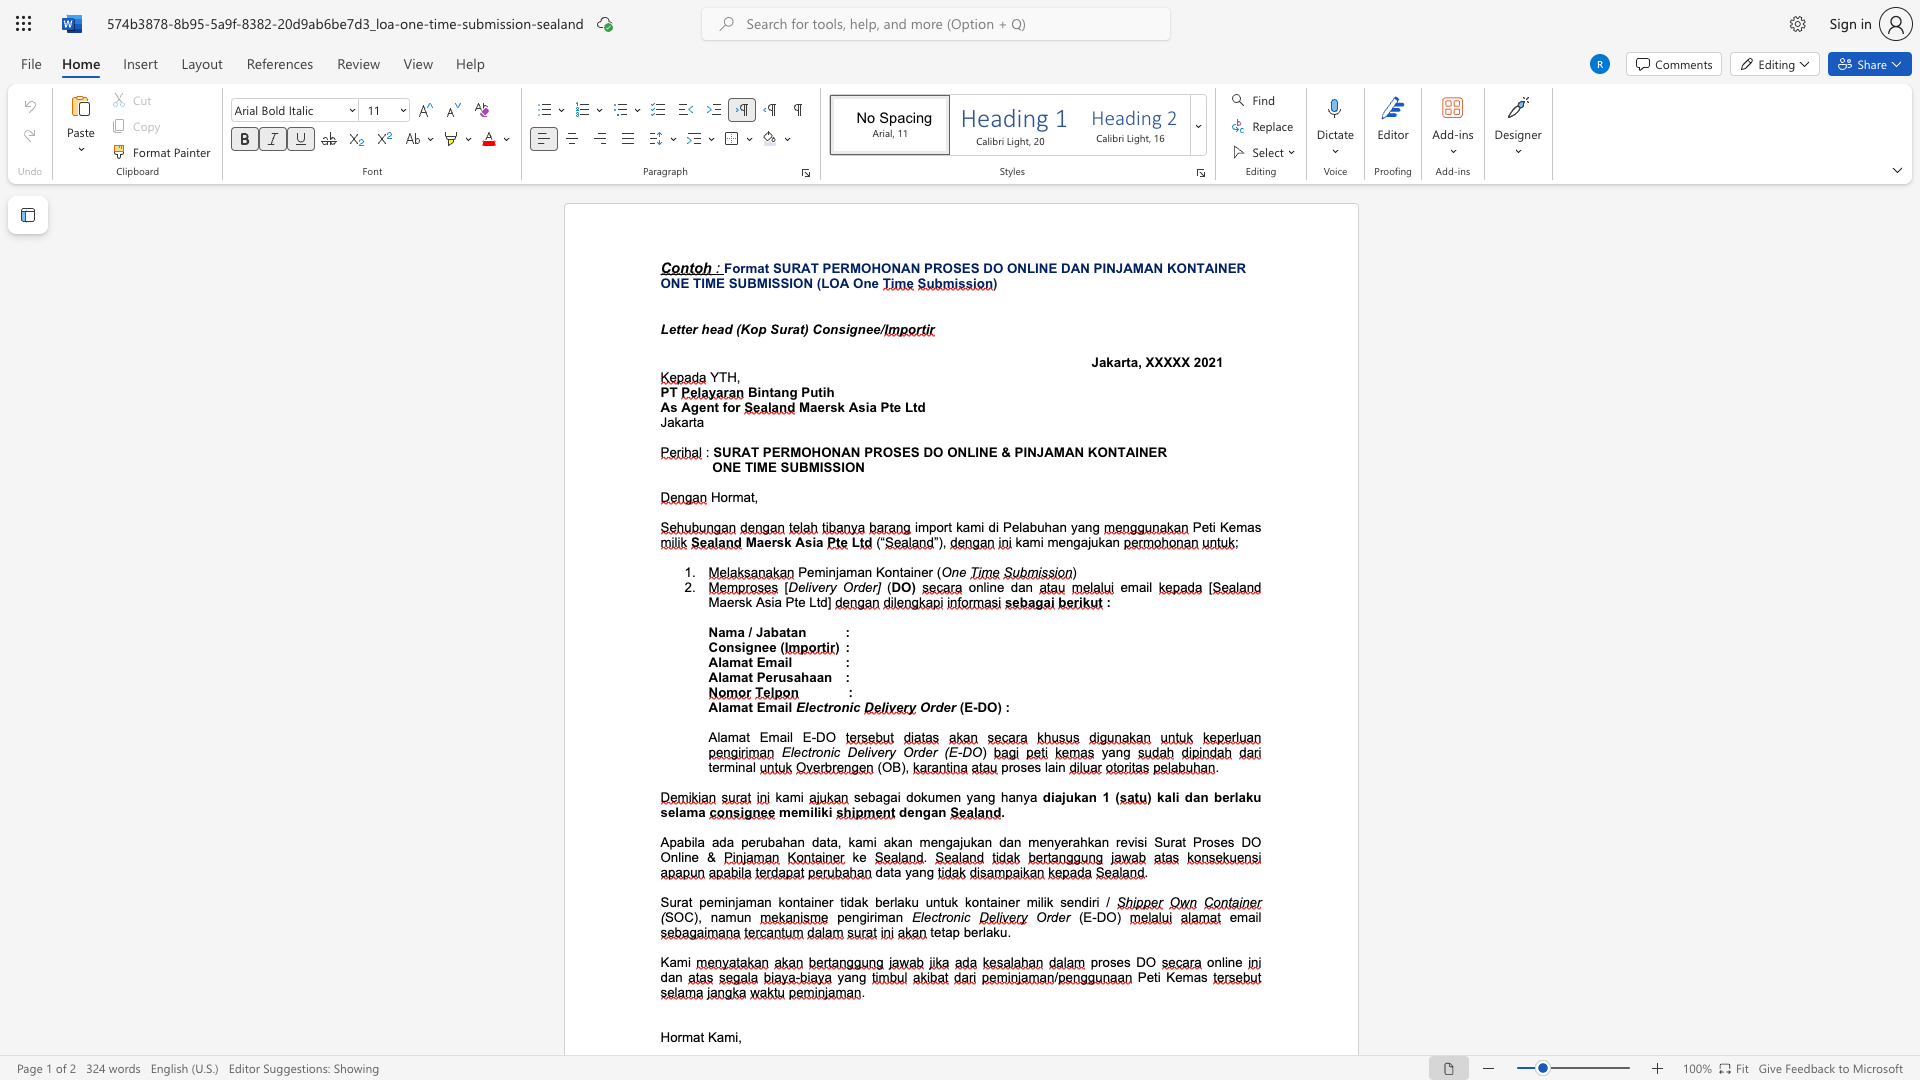 The image size is (1920, 1080). Describe the element at coordinates (670, 283) in the screenshot. I see `the subset text "NE T" within the text "ONE TIME SUBMISSION"` at that location.